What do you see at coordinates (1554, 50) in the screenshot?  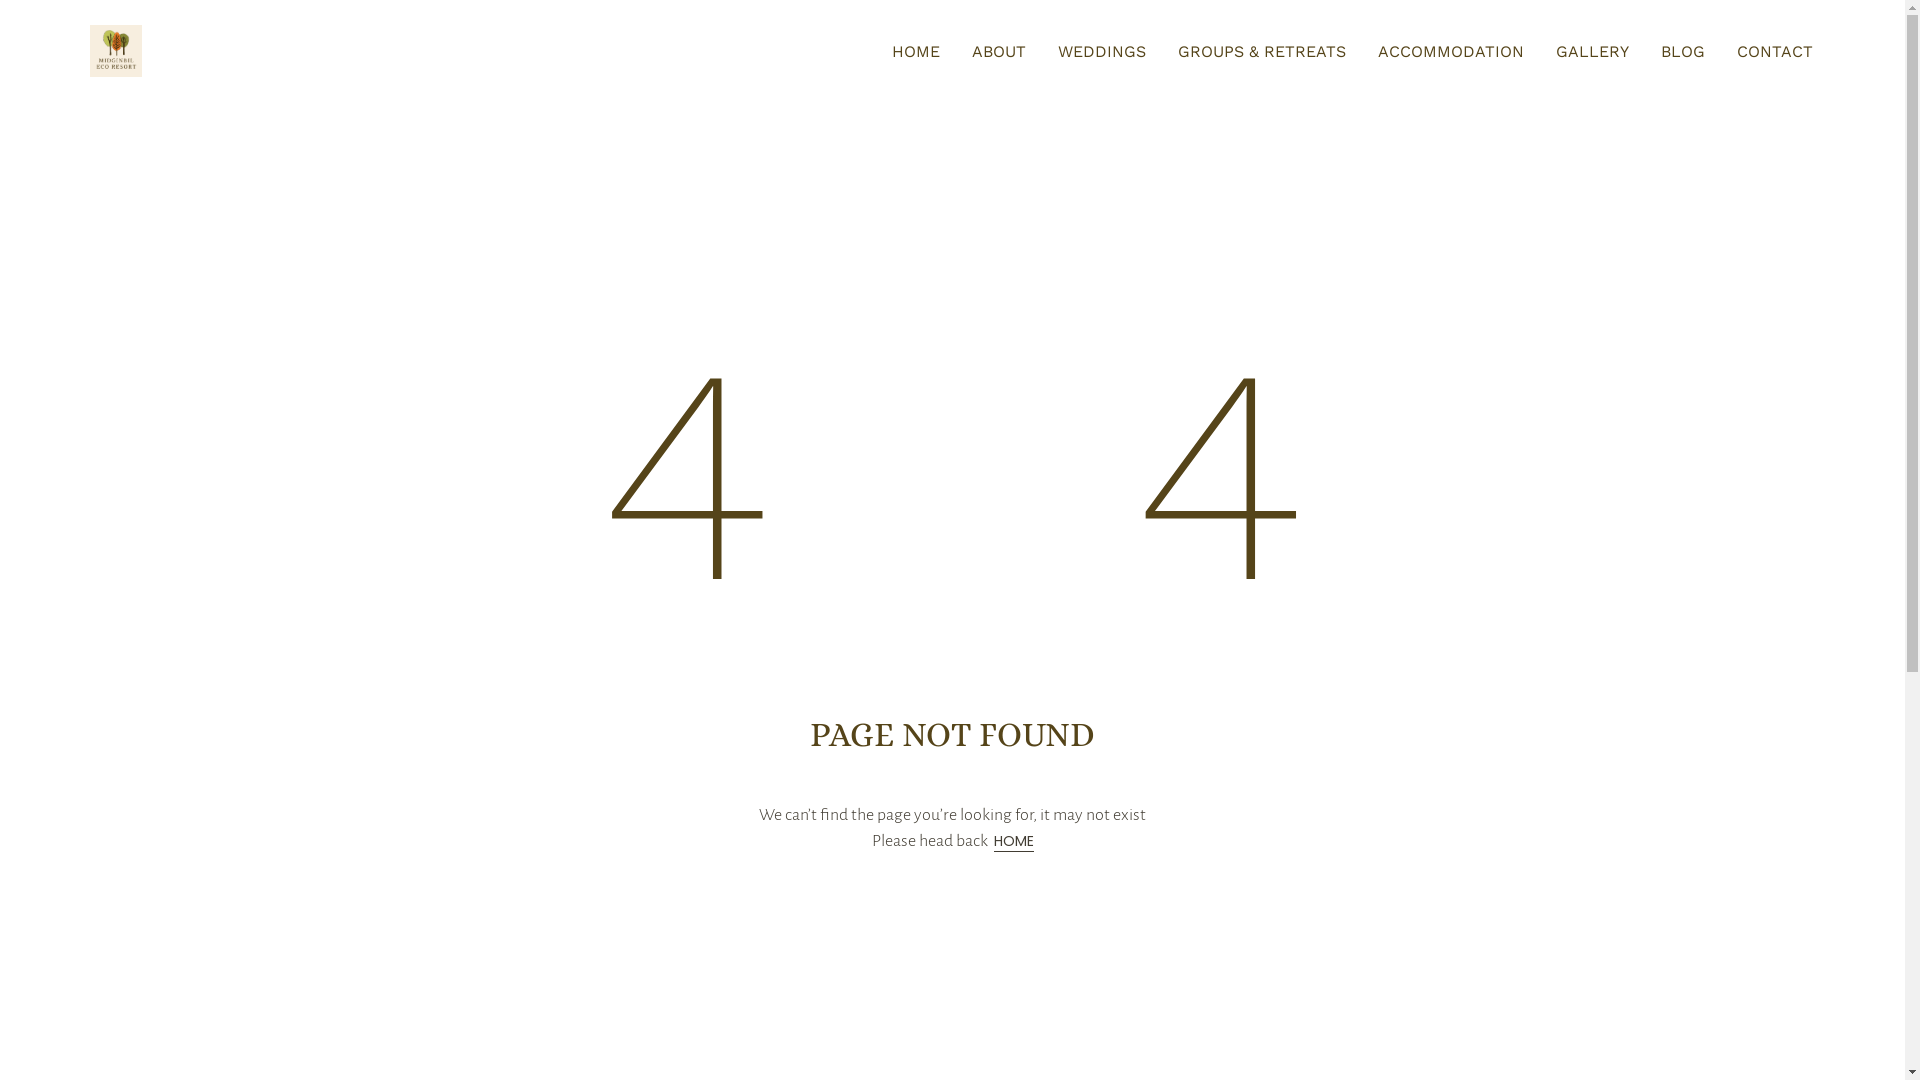 I see `'GALLERY'` at bounding box center [1554, 50].